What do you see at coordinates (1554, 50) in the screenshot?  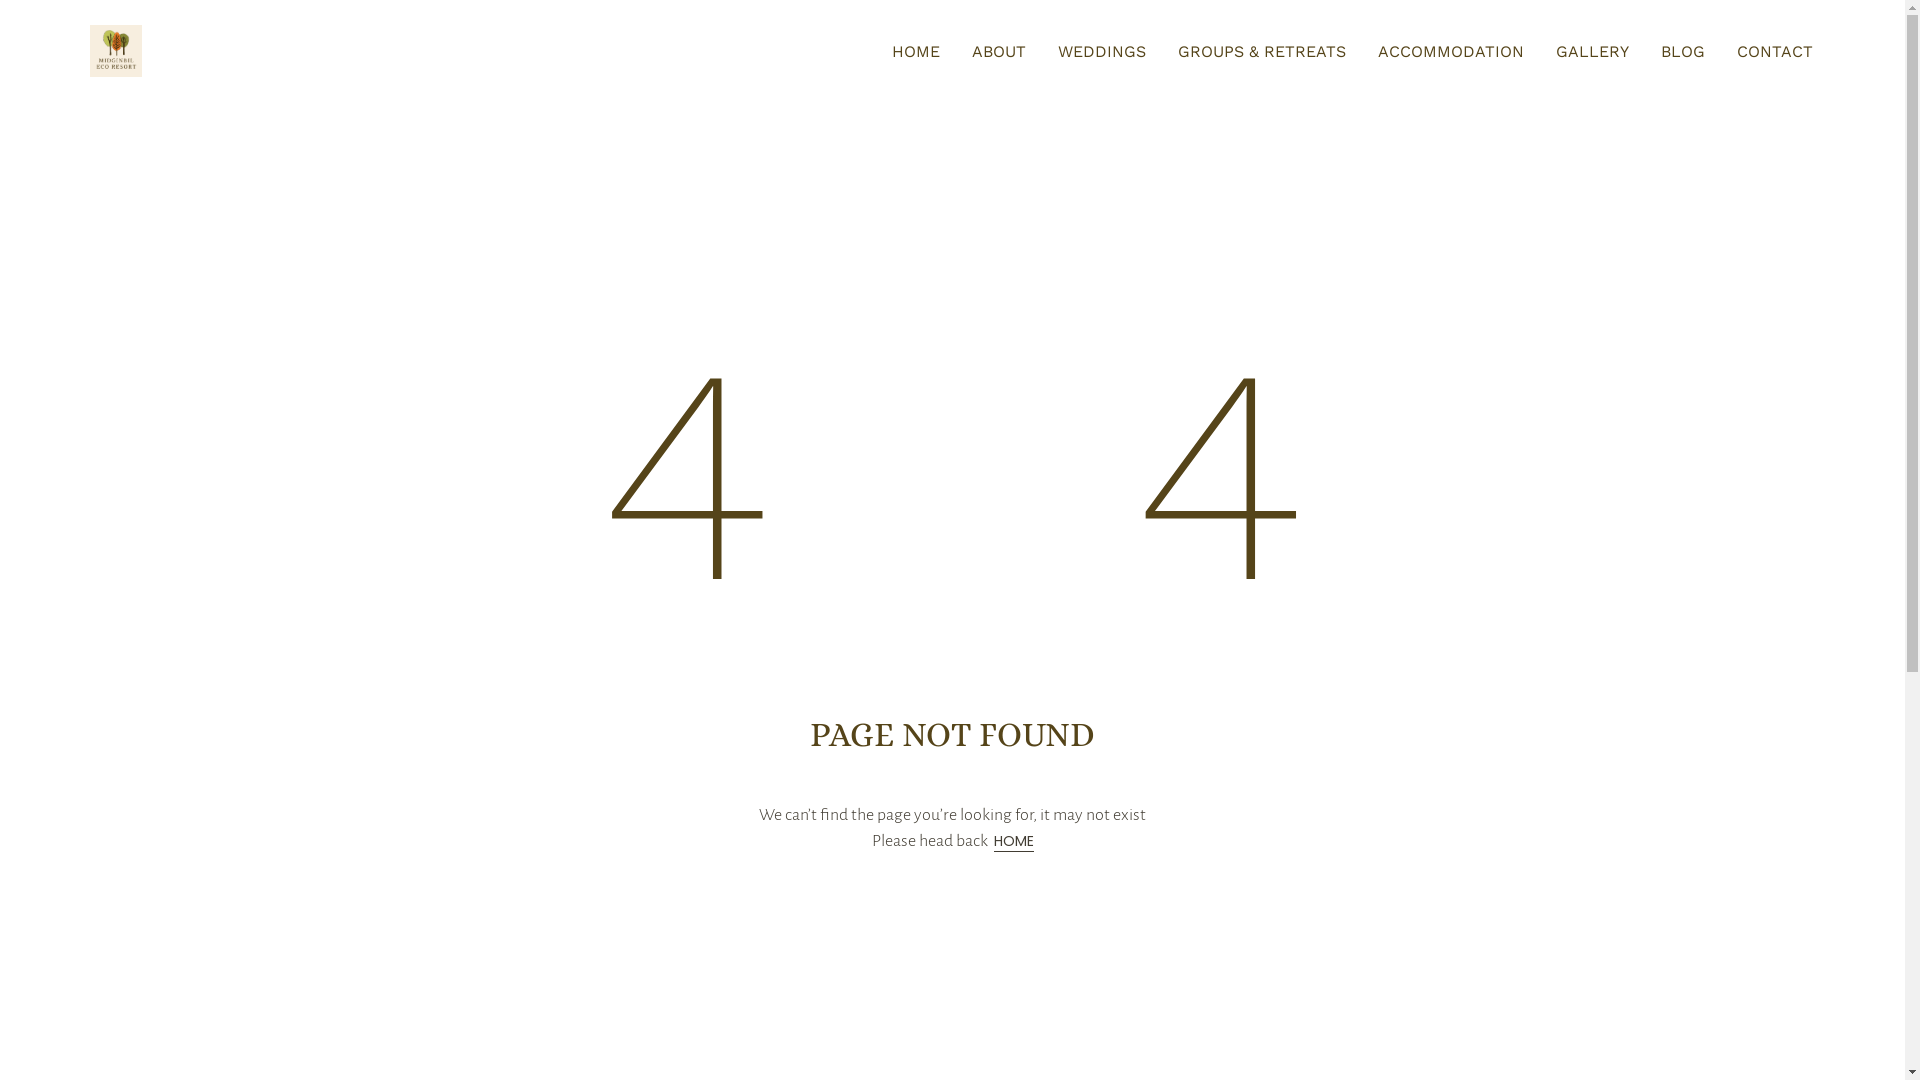 I see `'GALLERY'` at bounding box center [1554, 50].